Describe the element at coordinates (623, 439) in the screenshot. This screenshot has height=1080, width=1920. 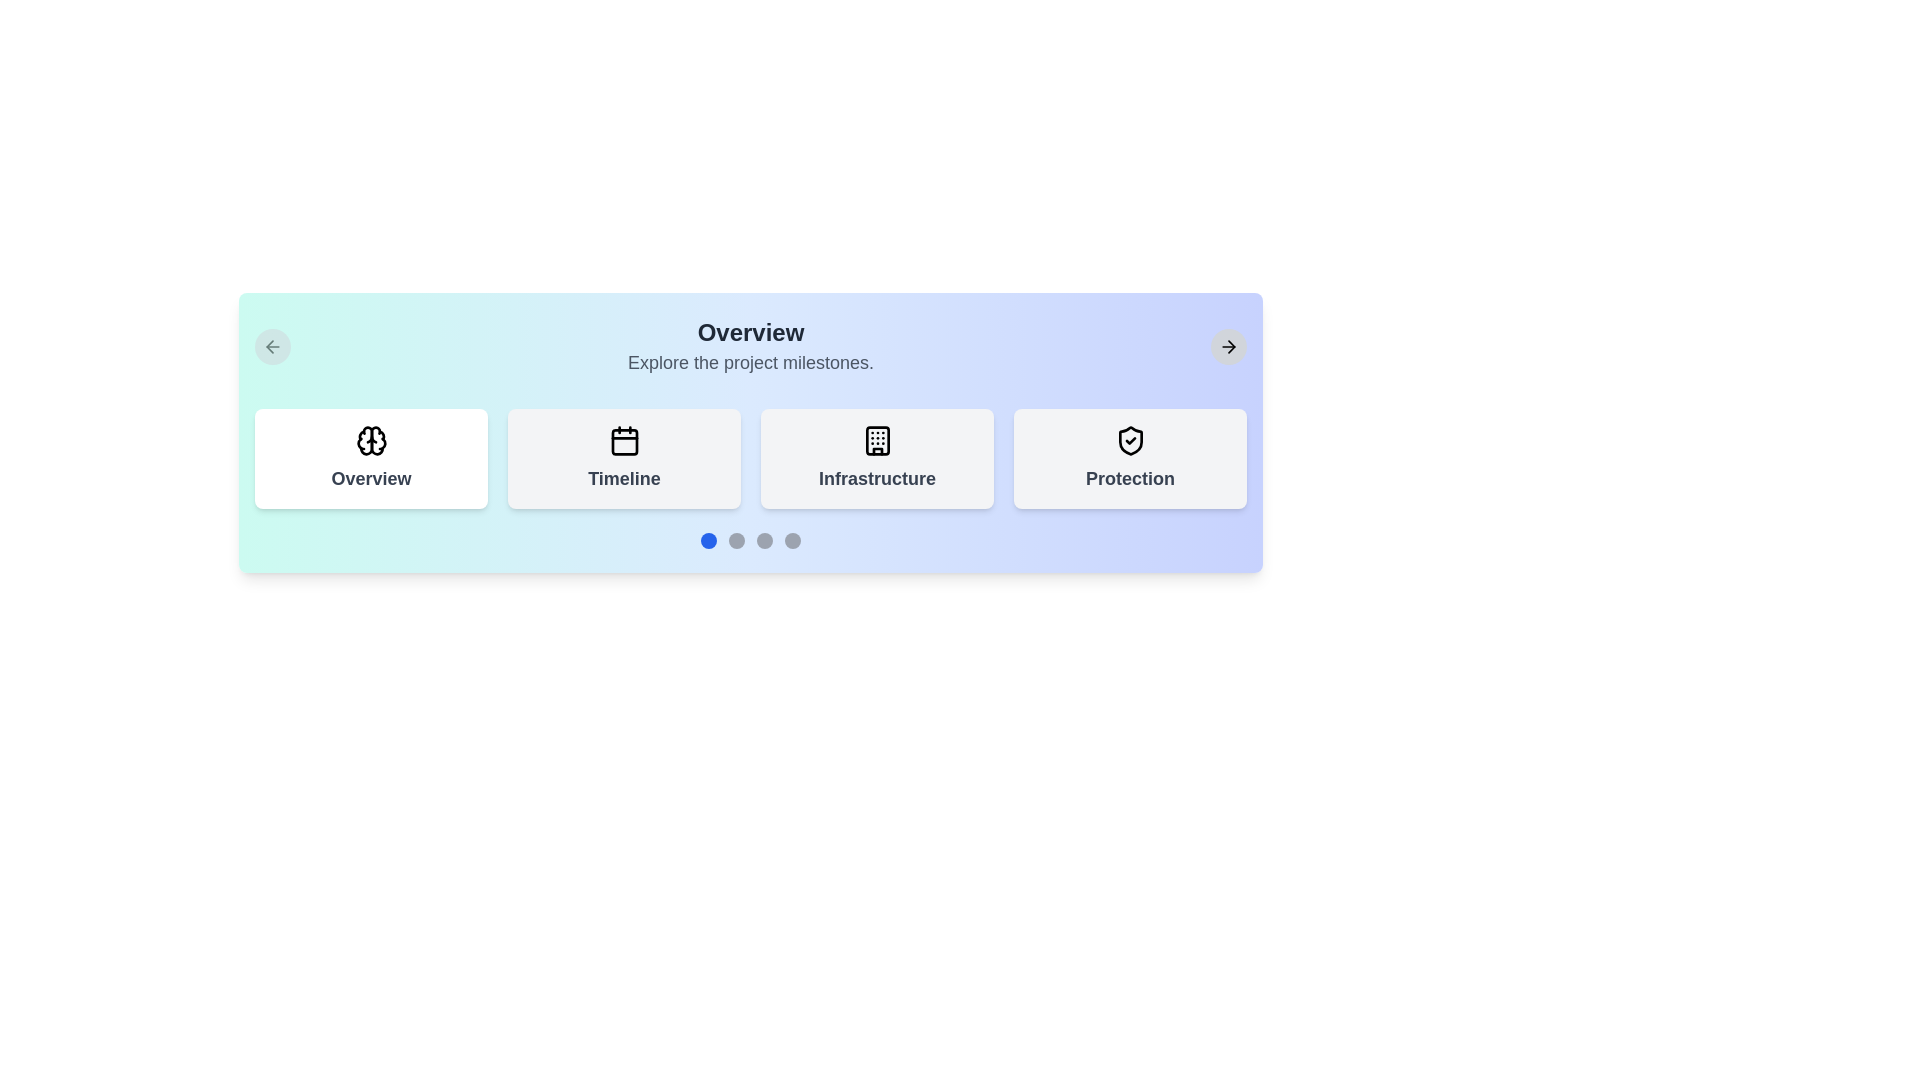
I see `the calendar icon located at the top of the 'Timeline' card, which is the second card in the horizontal list under the 'Overview' section` at that location.